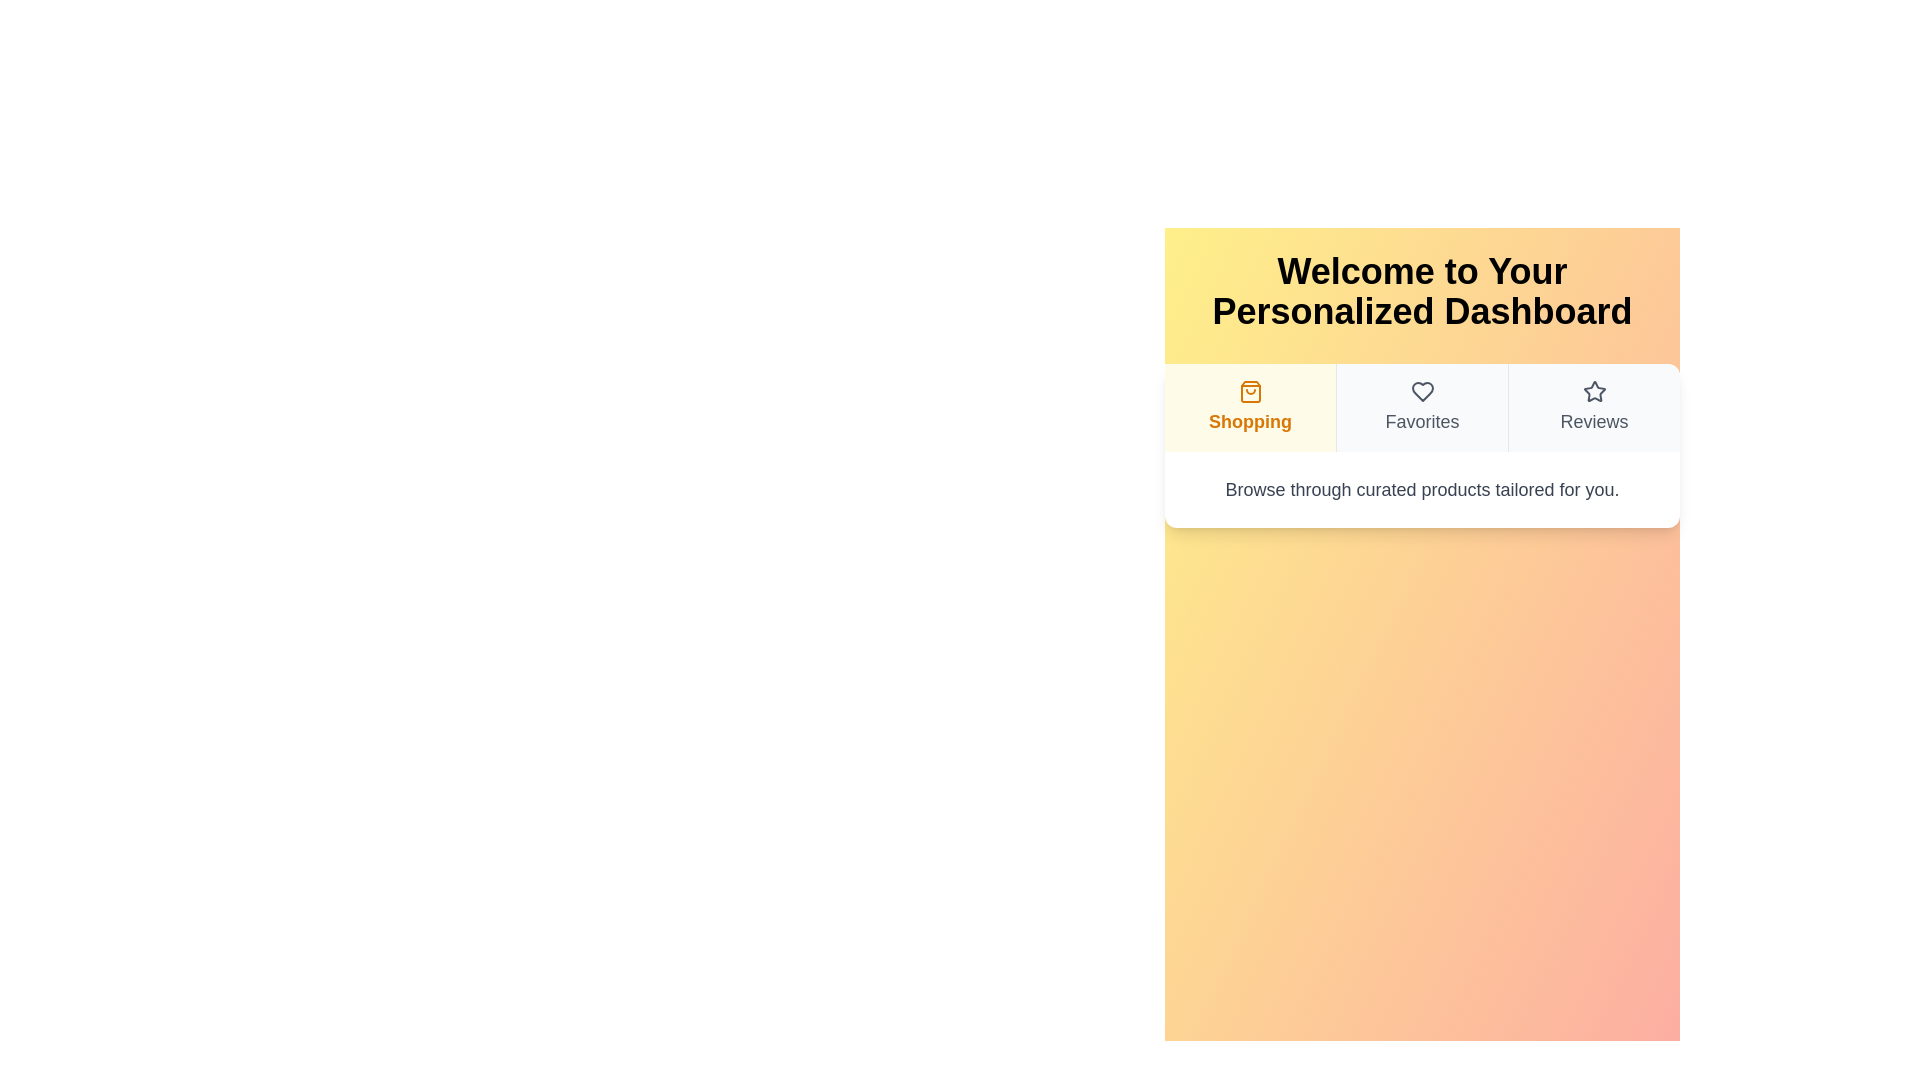 The width and height of the screenshot is (1920, 1080). What do you see at coordinates (1249, 407) in the screenshot?
I see `the Shopping tab by clicking on its corresponding button` at bounding box center [1249, 407].